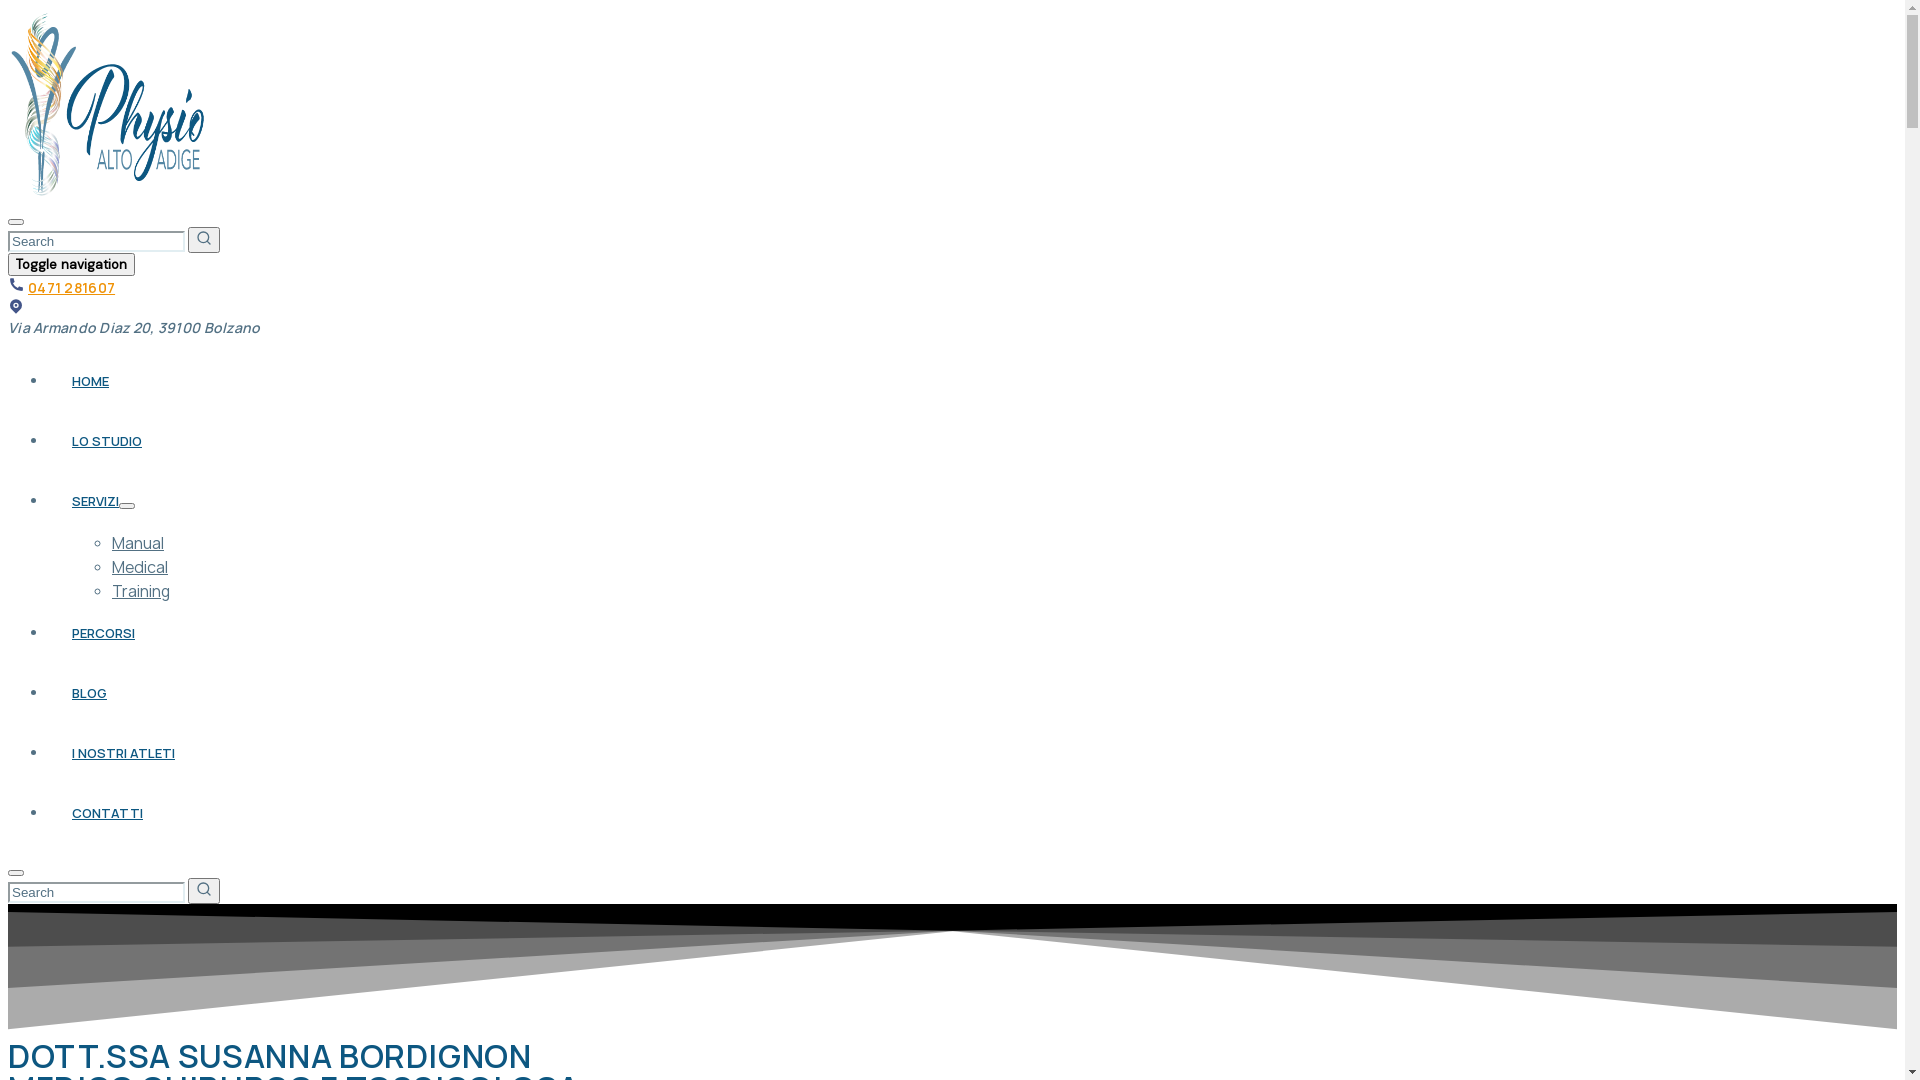 Image resolution: width=1920 pixels, height=1080 pixels. What do you see at coordinates (6, 7) in the screenshot?
I see `'Skip to Content'` at bounding box center [6, 7].